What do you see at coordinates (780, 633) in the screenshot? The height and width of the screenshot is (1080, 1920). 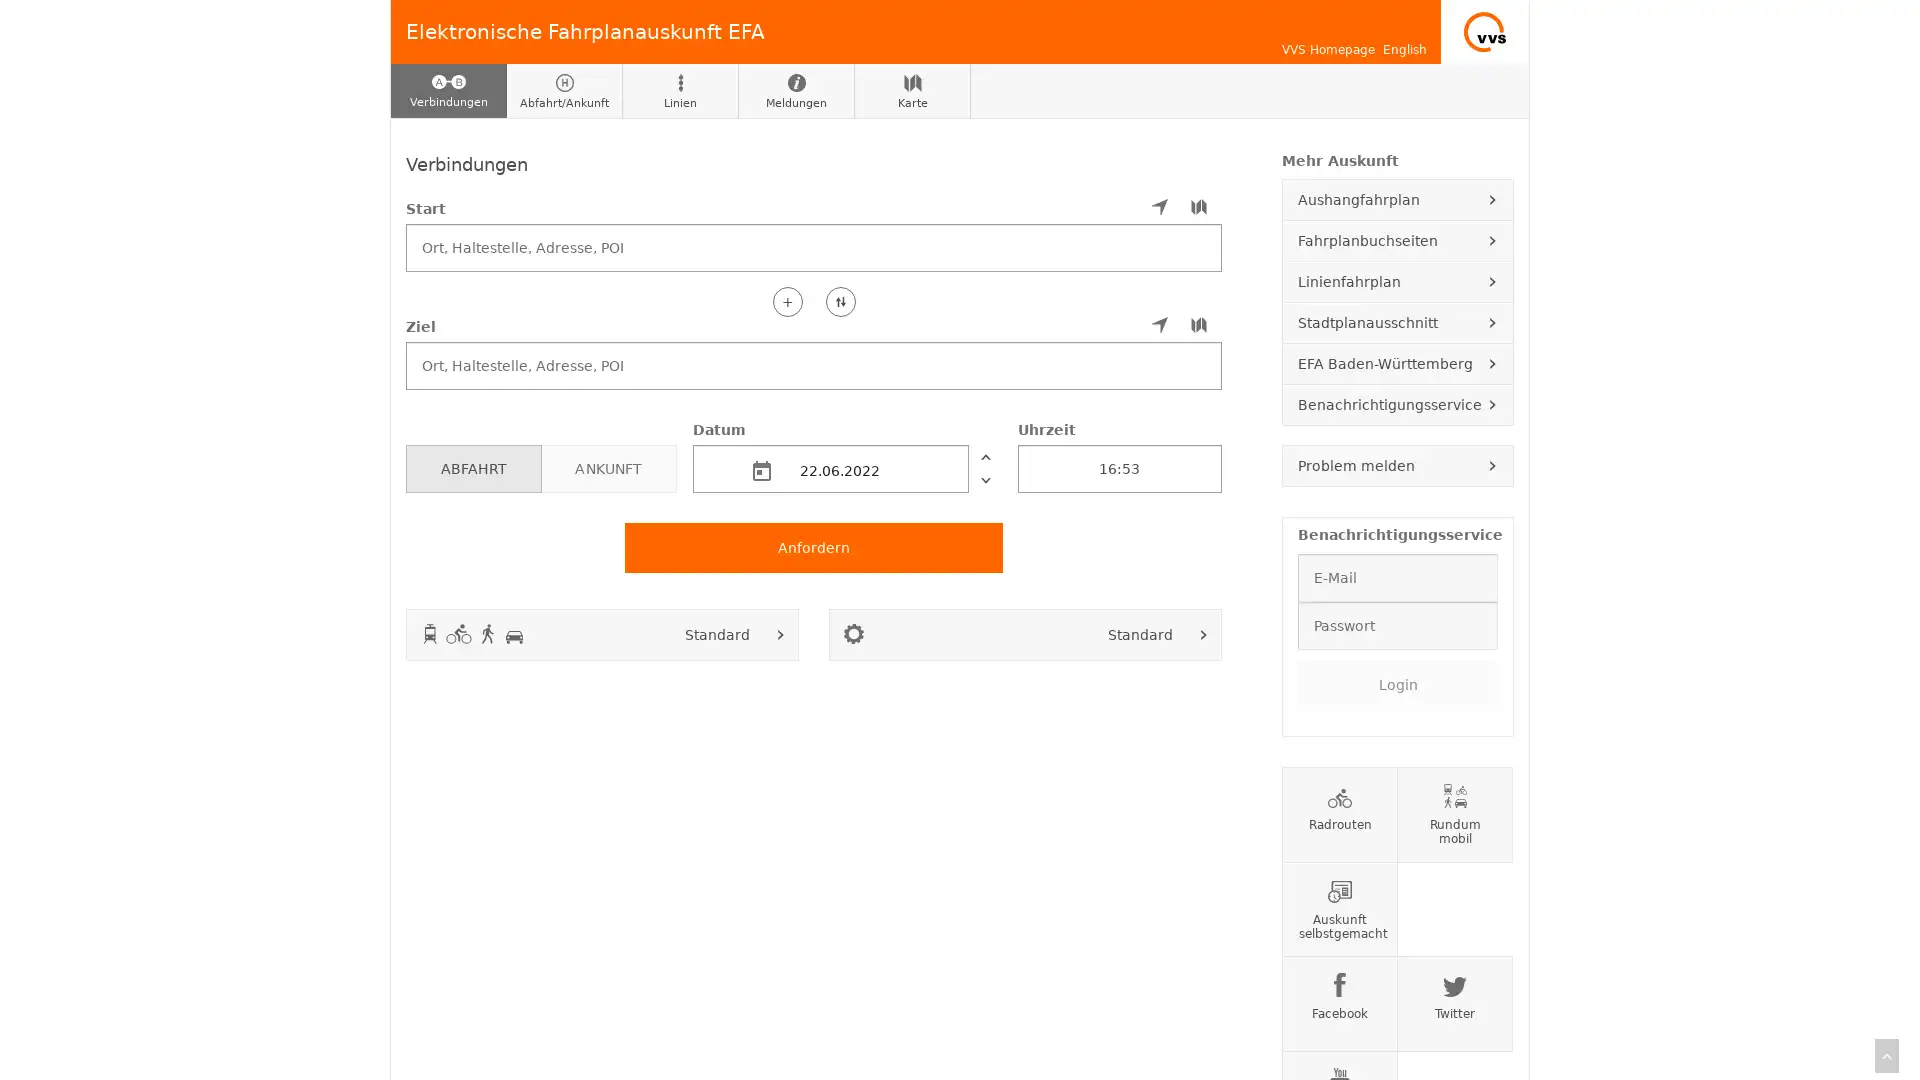 I see `Verkehrsmittel auswahlen` at bounding box center [780, 633].